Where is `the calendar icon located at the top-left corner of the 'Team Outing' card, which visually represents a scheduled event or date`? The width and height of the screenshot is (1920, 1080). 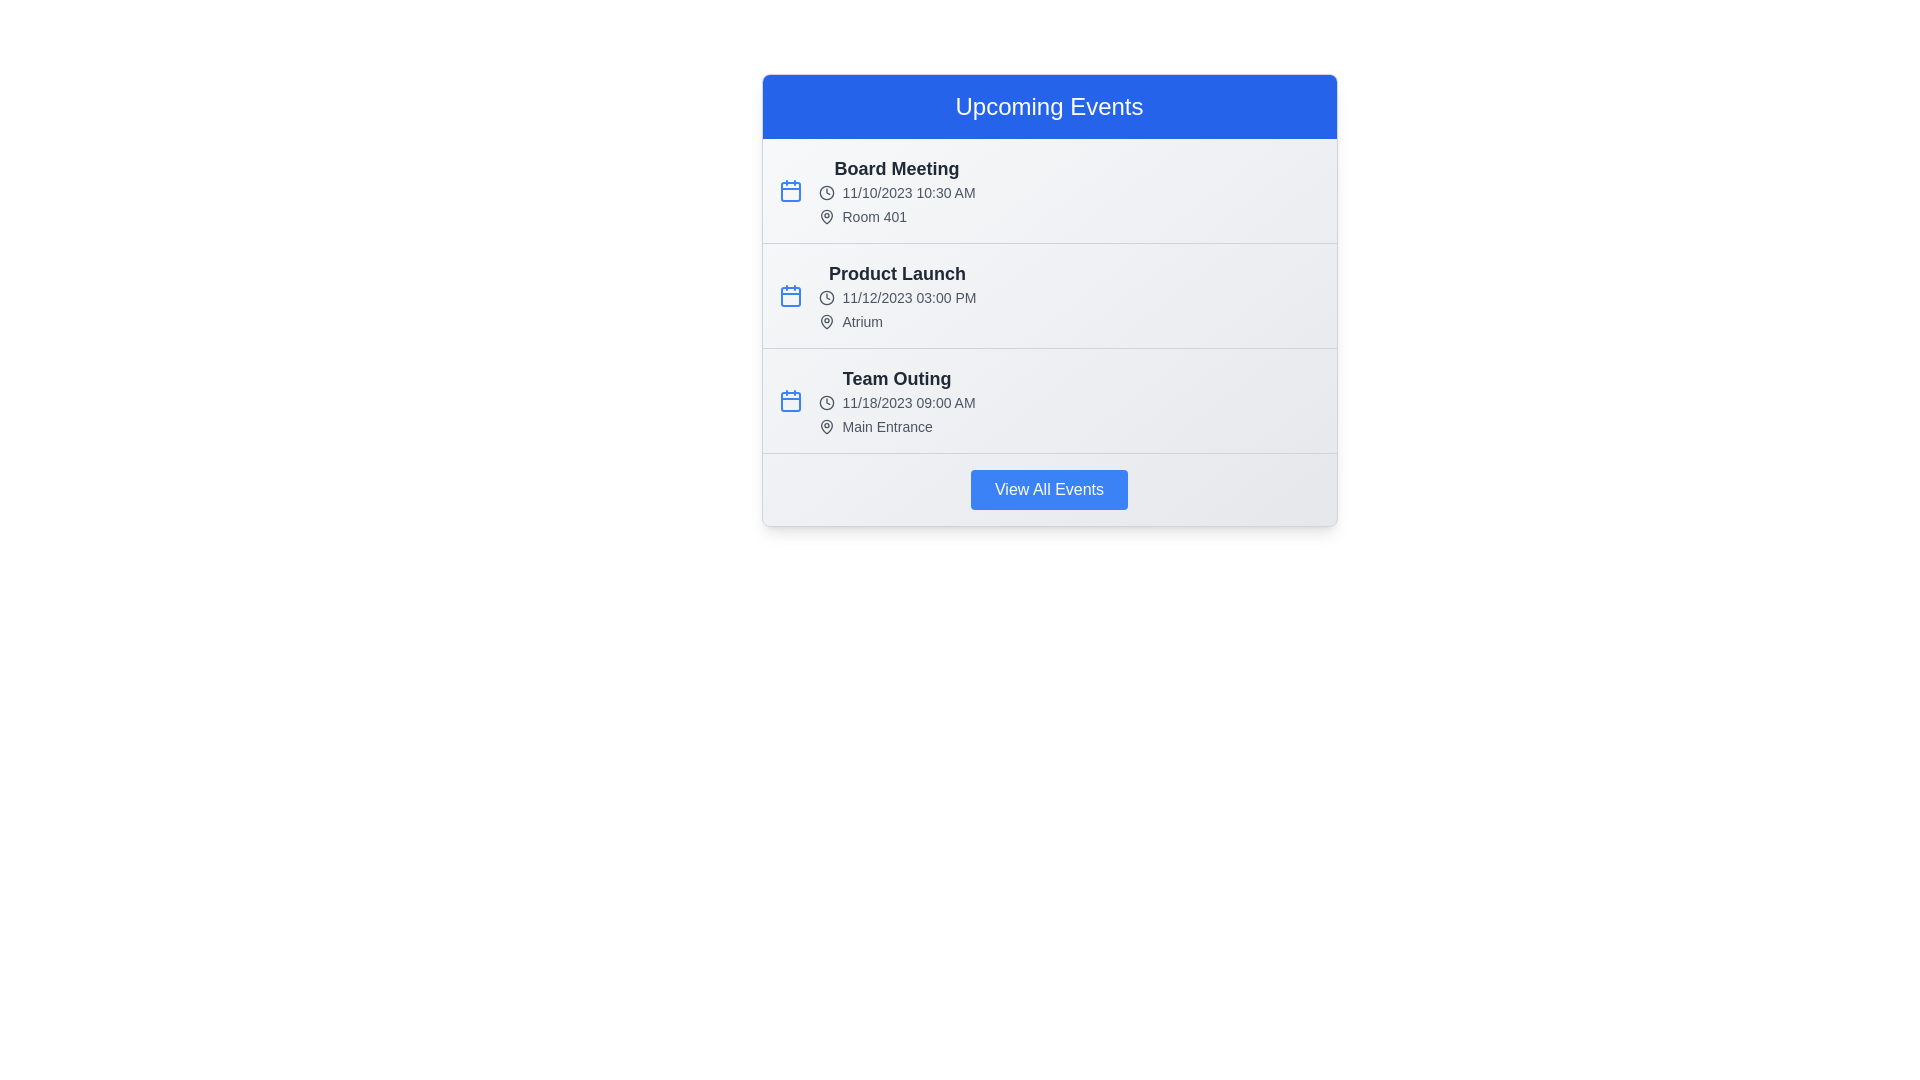 the calendar icon located at the top-left corner of the 'Team Outing' card, which visually represents a scheduled event or date is located at coordinates (789, 401).